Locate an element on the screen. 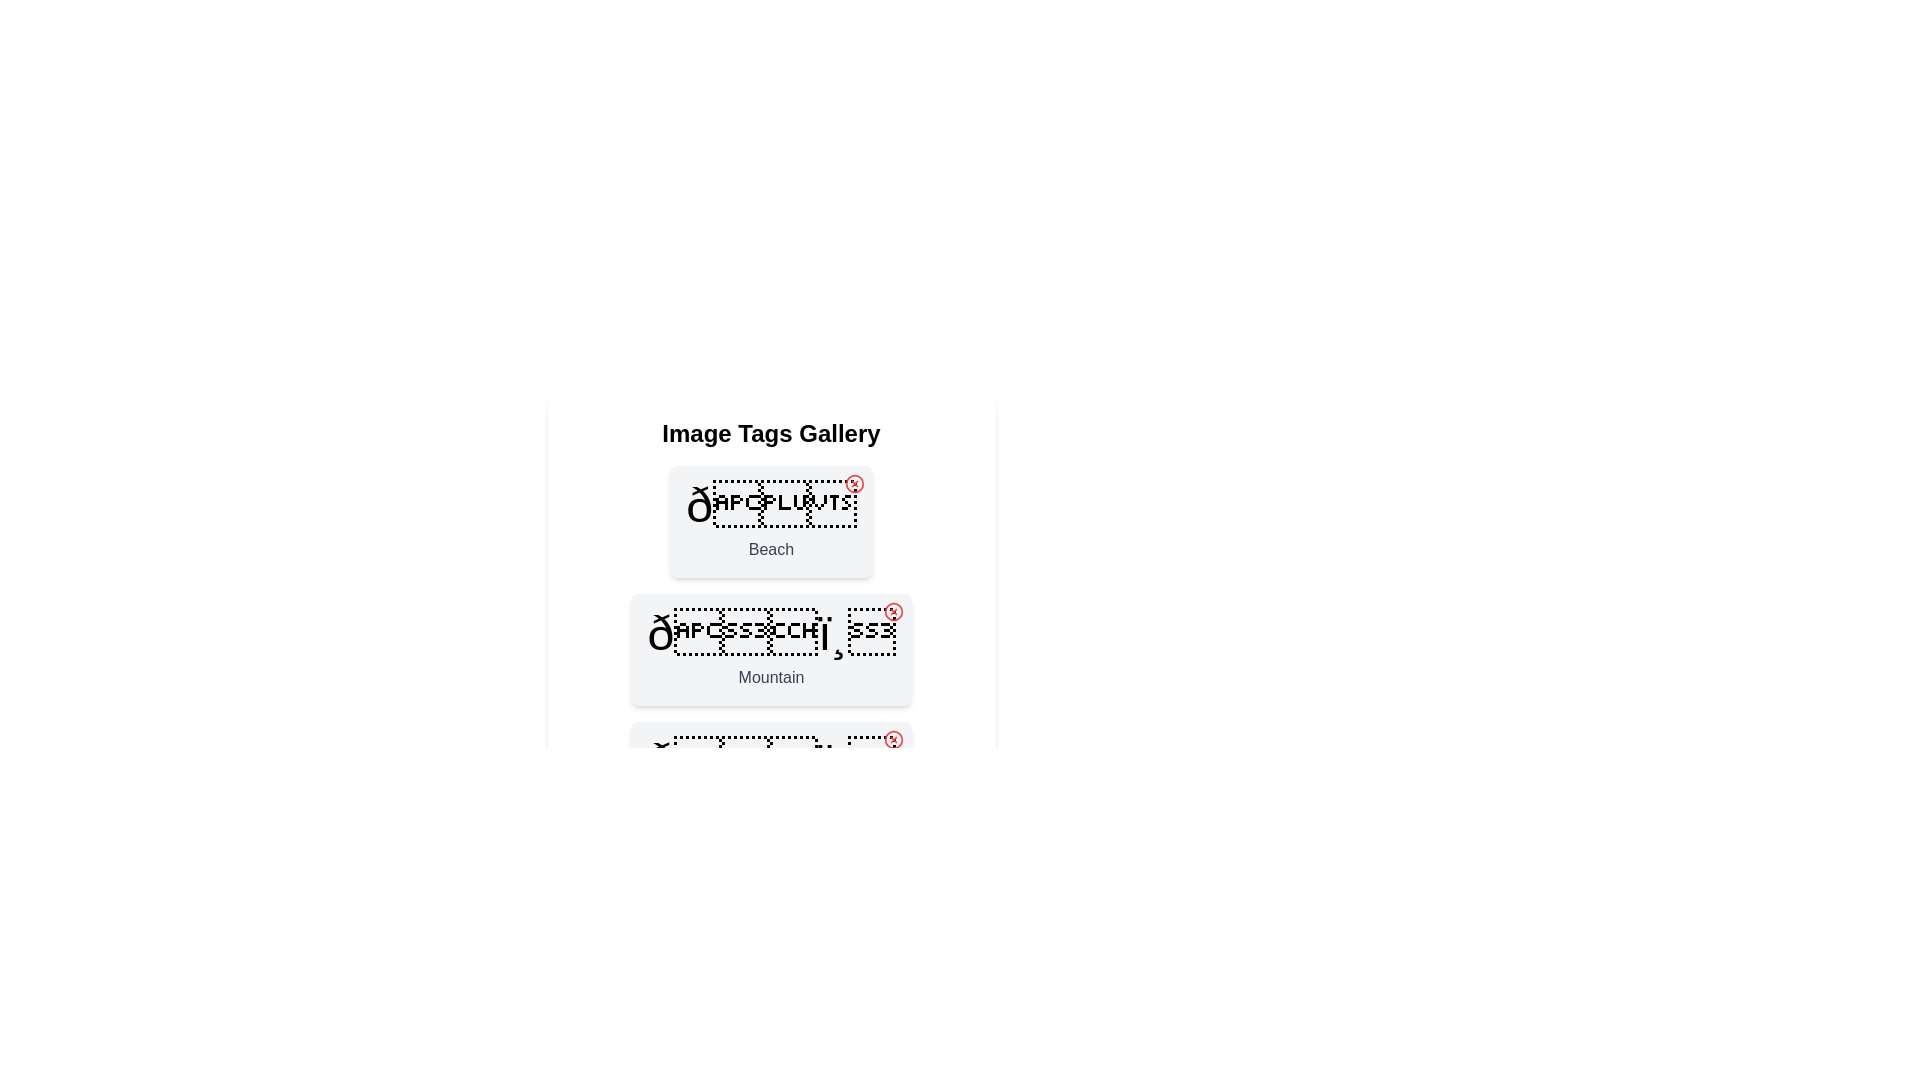 This screenshot has height=1080, width=1920. the emoji associated with the tag Mountain is located at coordinates (770, 633).